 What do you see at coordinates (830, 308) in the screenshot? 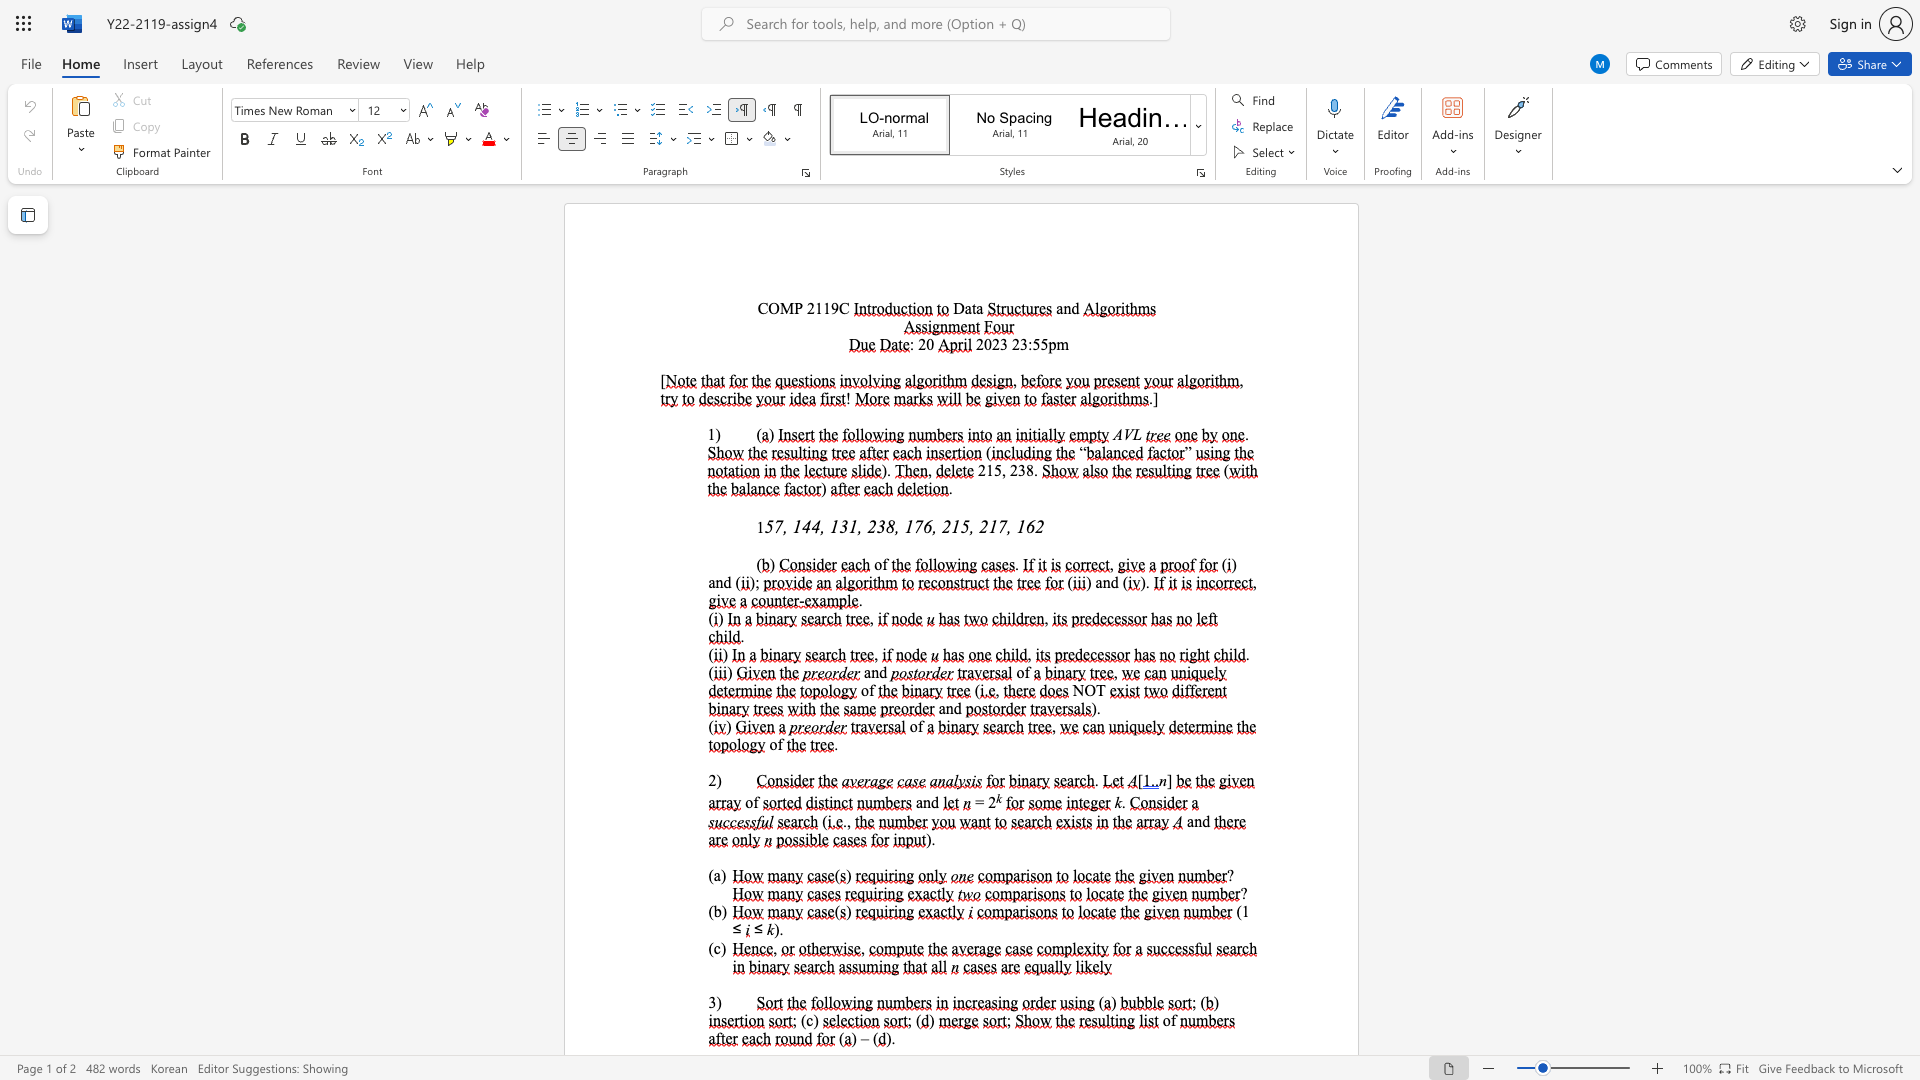
I see `the subset text "9C" within the text "COMP 2119C"` at bounding box center [830, 308].